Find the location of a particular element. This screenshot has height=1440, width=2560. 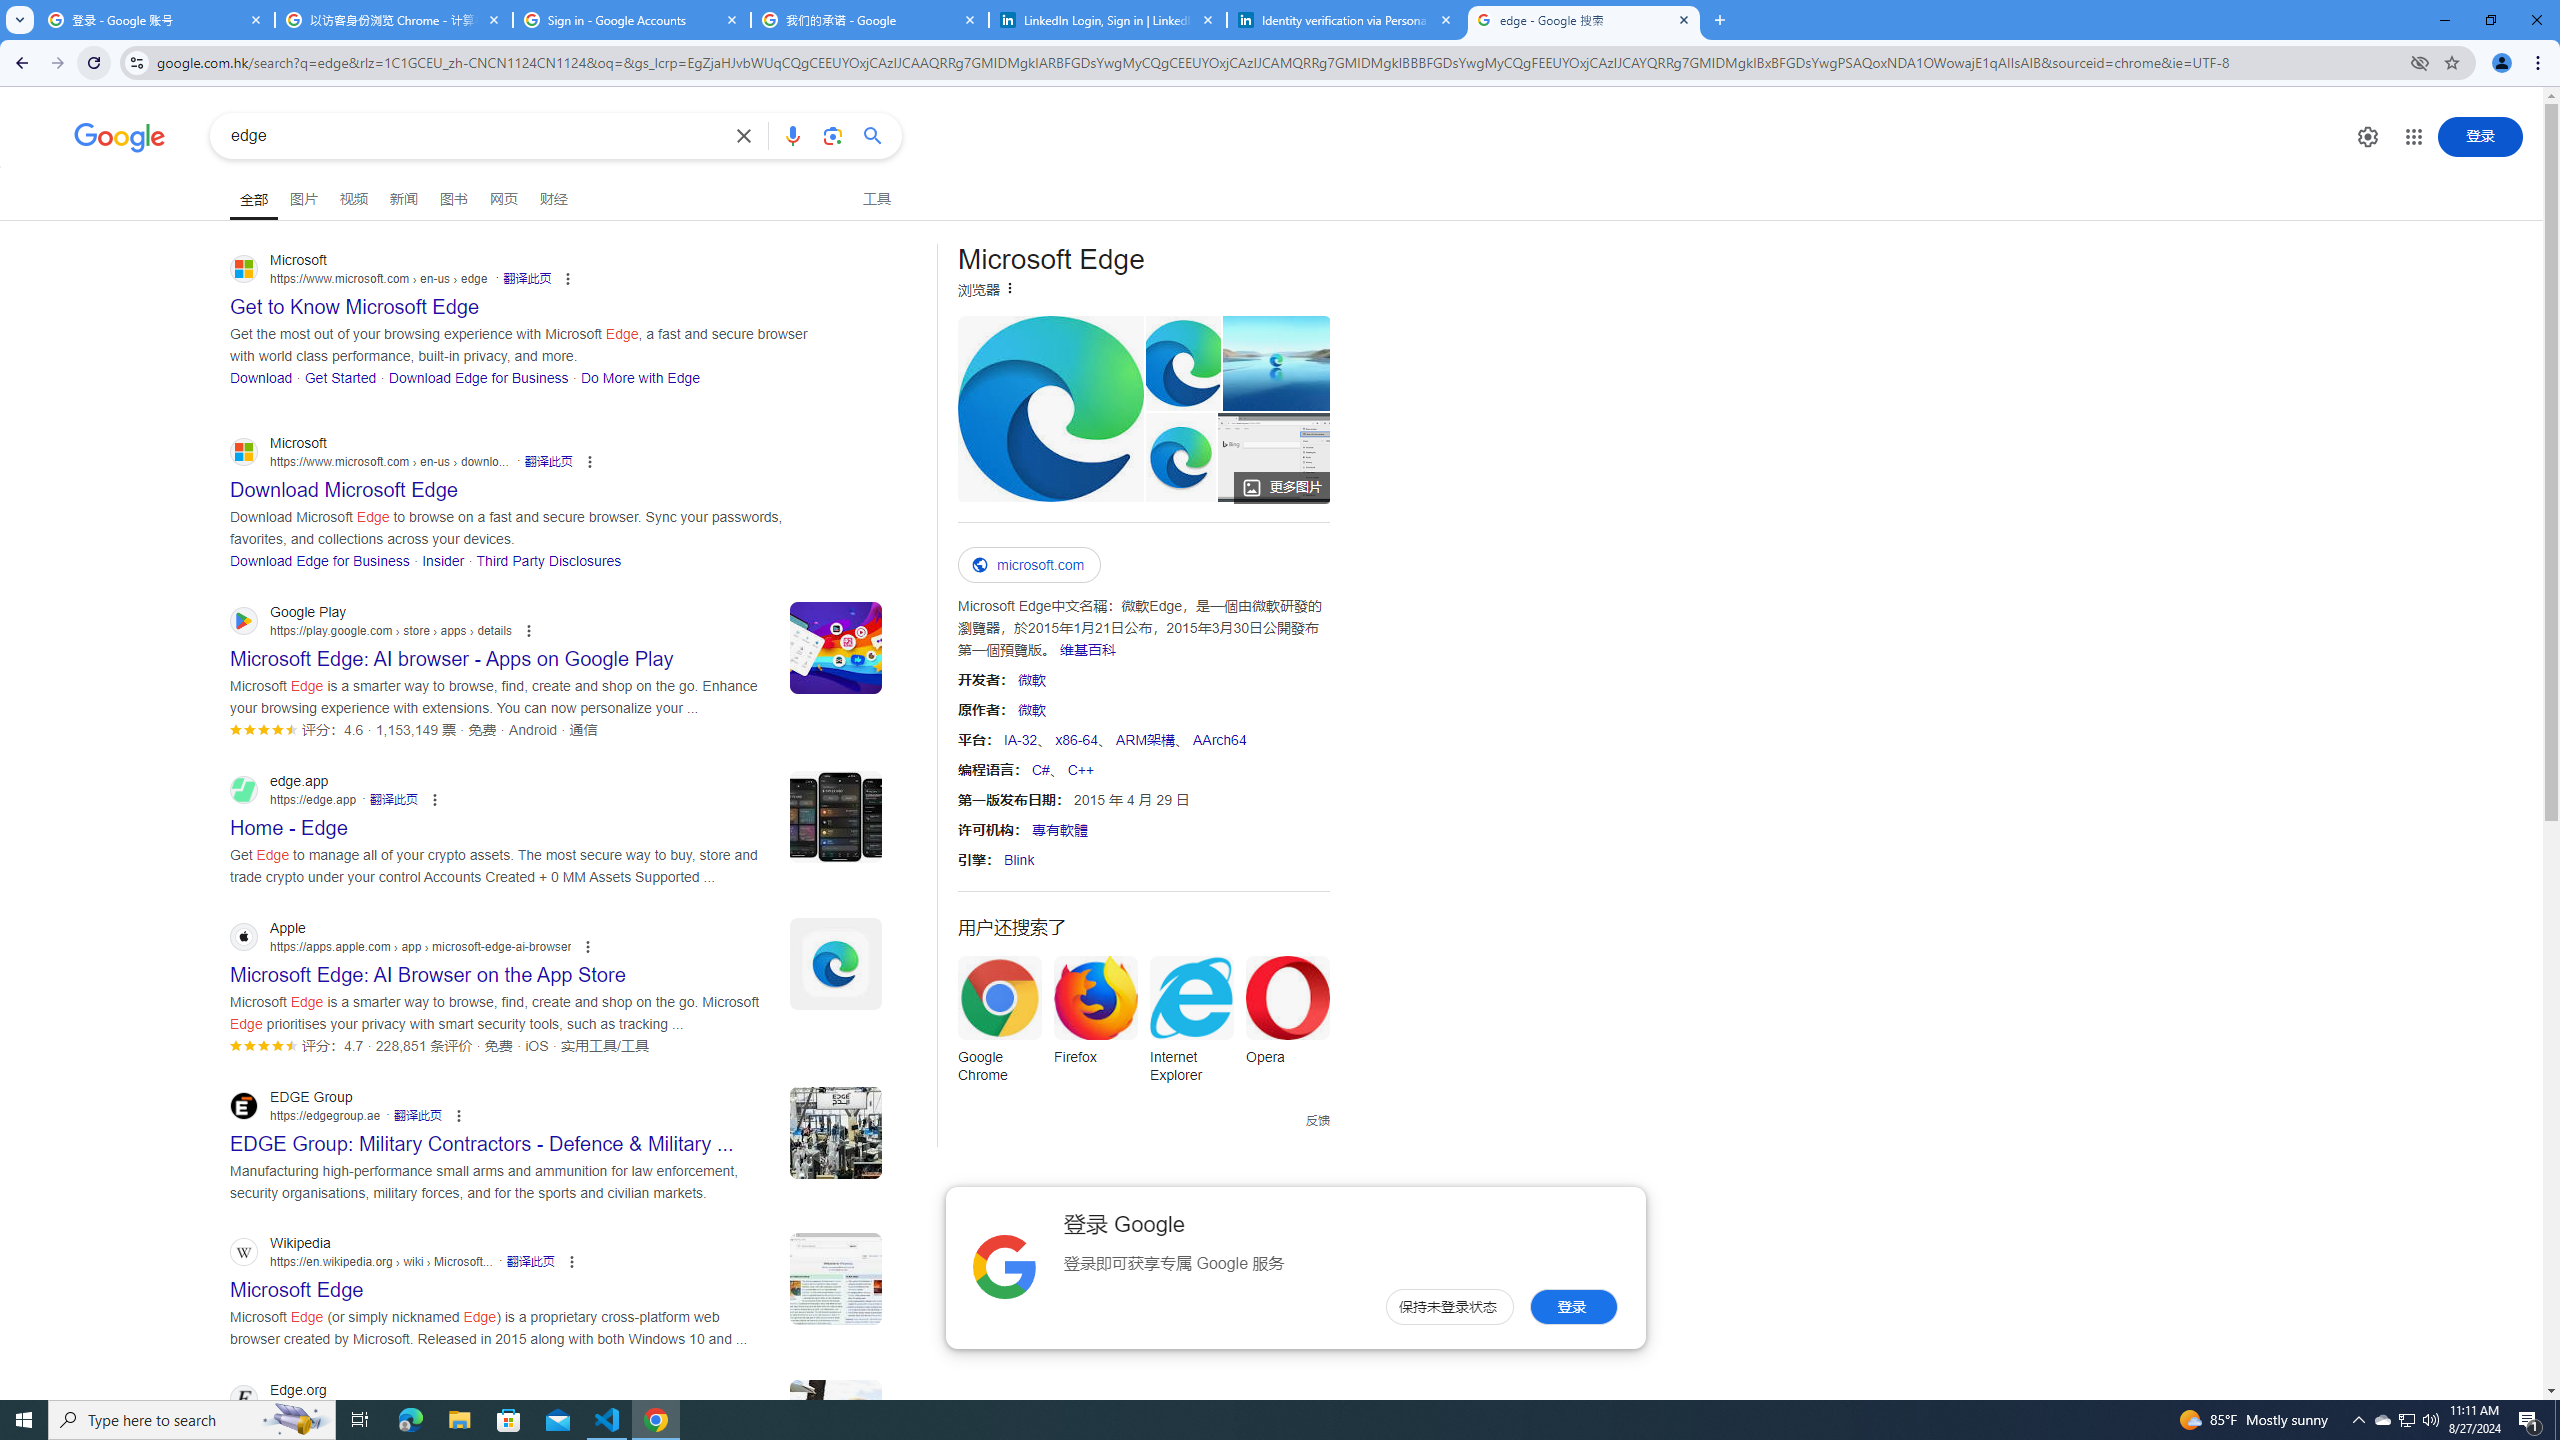

'Third-party cookies blocked' is located at coordinates (2420, 61).